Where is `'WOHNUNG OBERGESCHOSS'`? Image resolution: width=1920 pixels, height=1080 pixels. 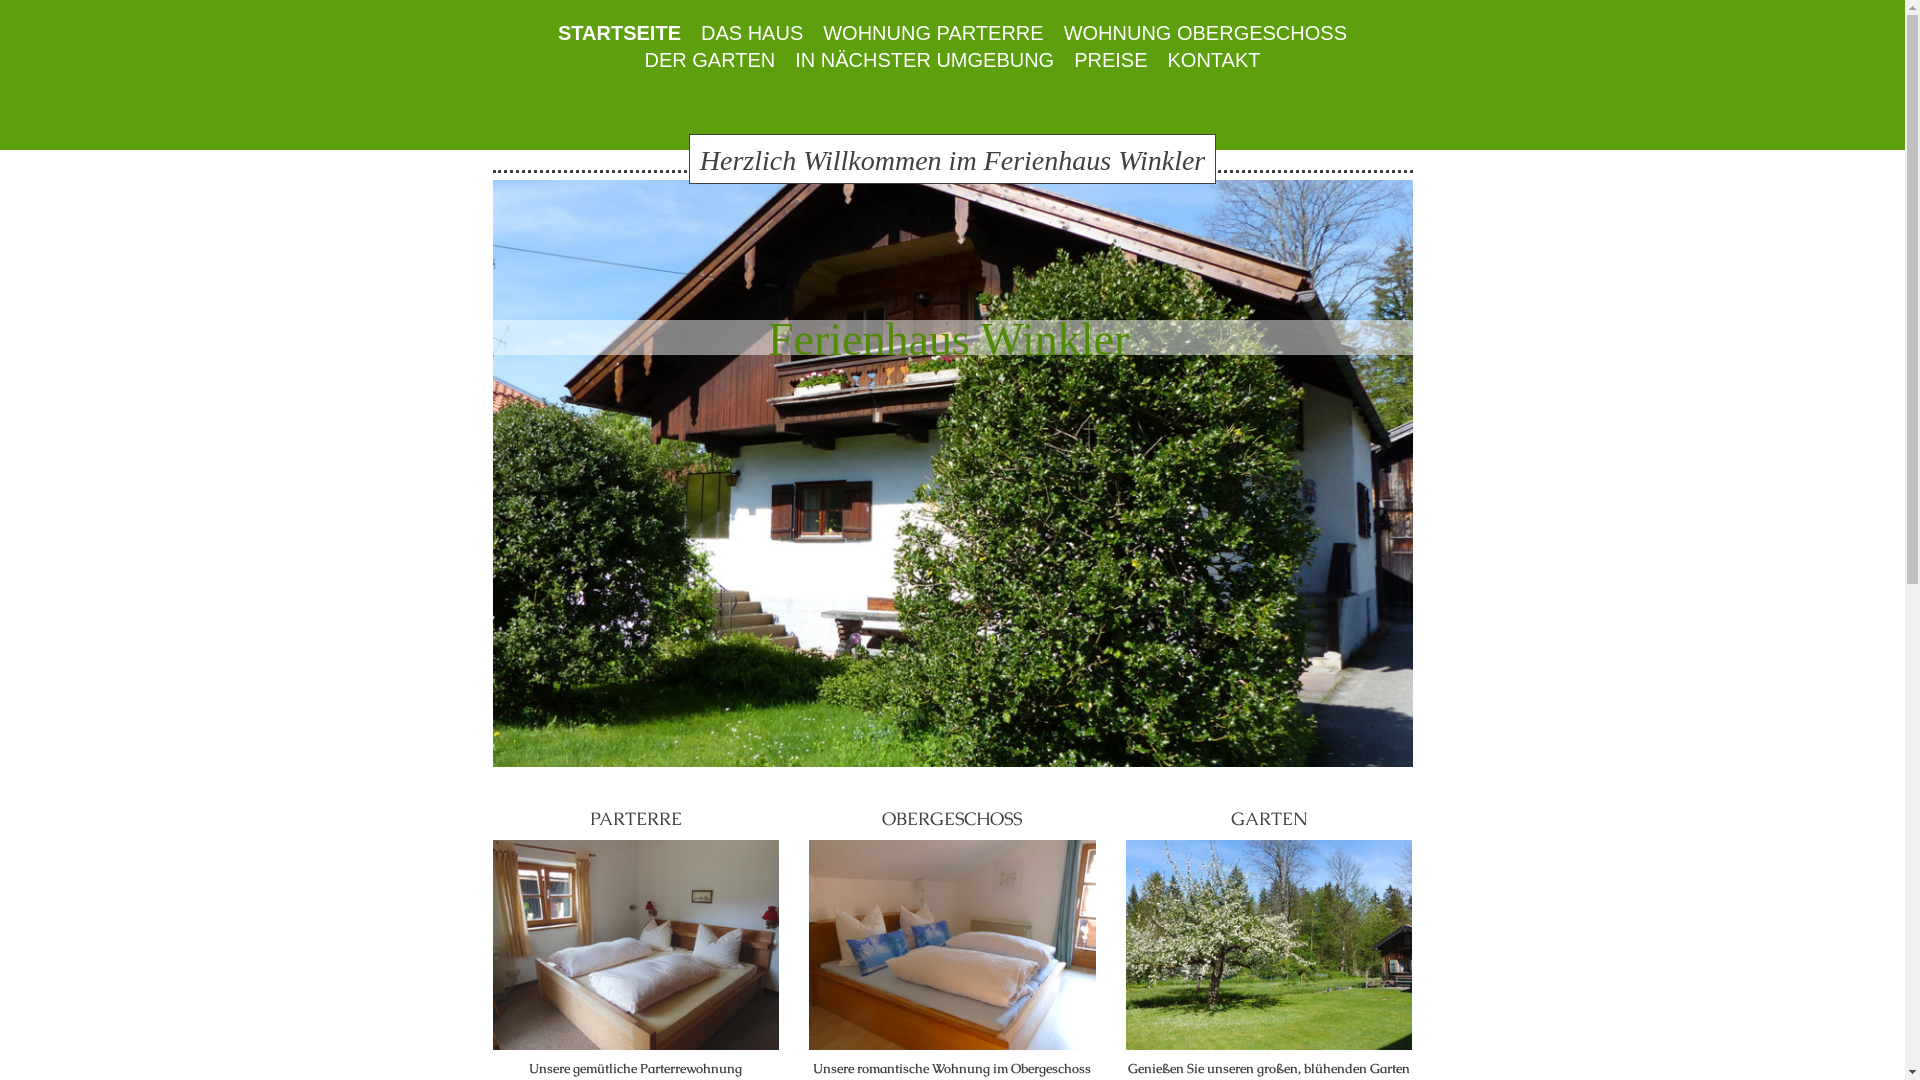
'WOHNUNG OBERGESCHOSS' is located at coordinates (1204, 33).